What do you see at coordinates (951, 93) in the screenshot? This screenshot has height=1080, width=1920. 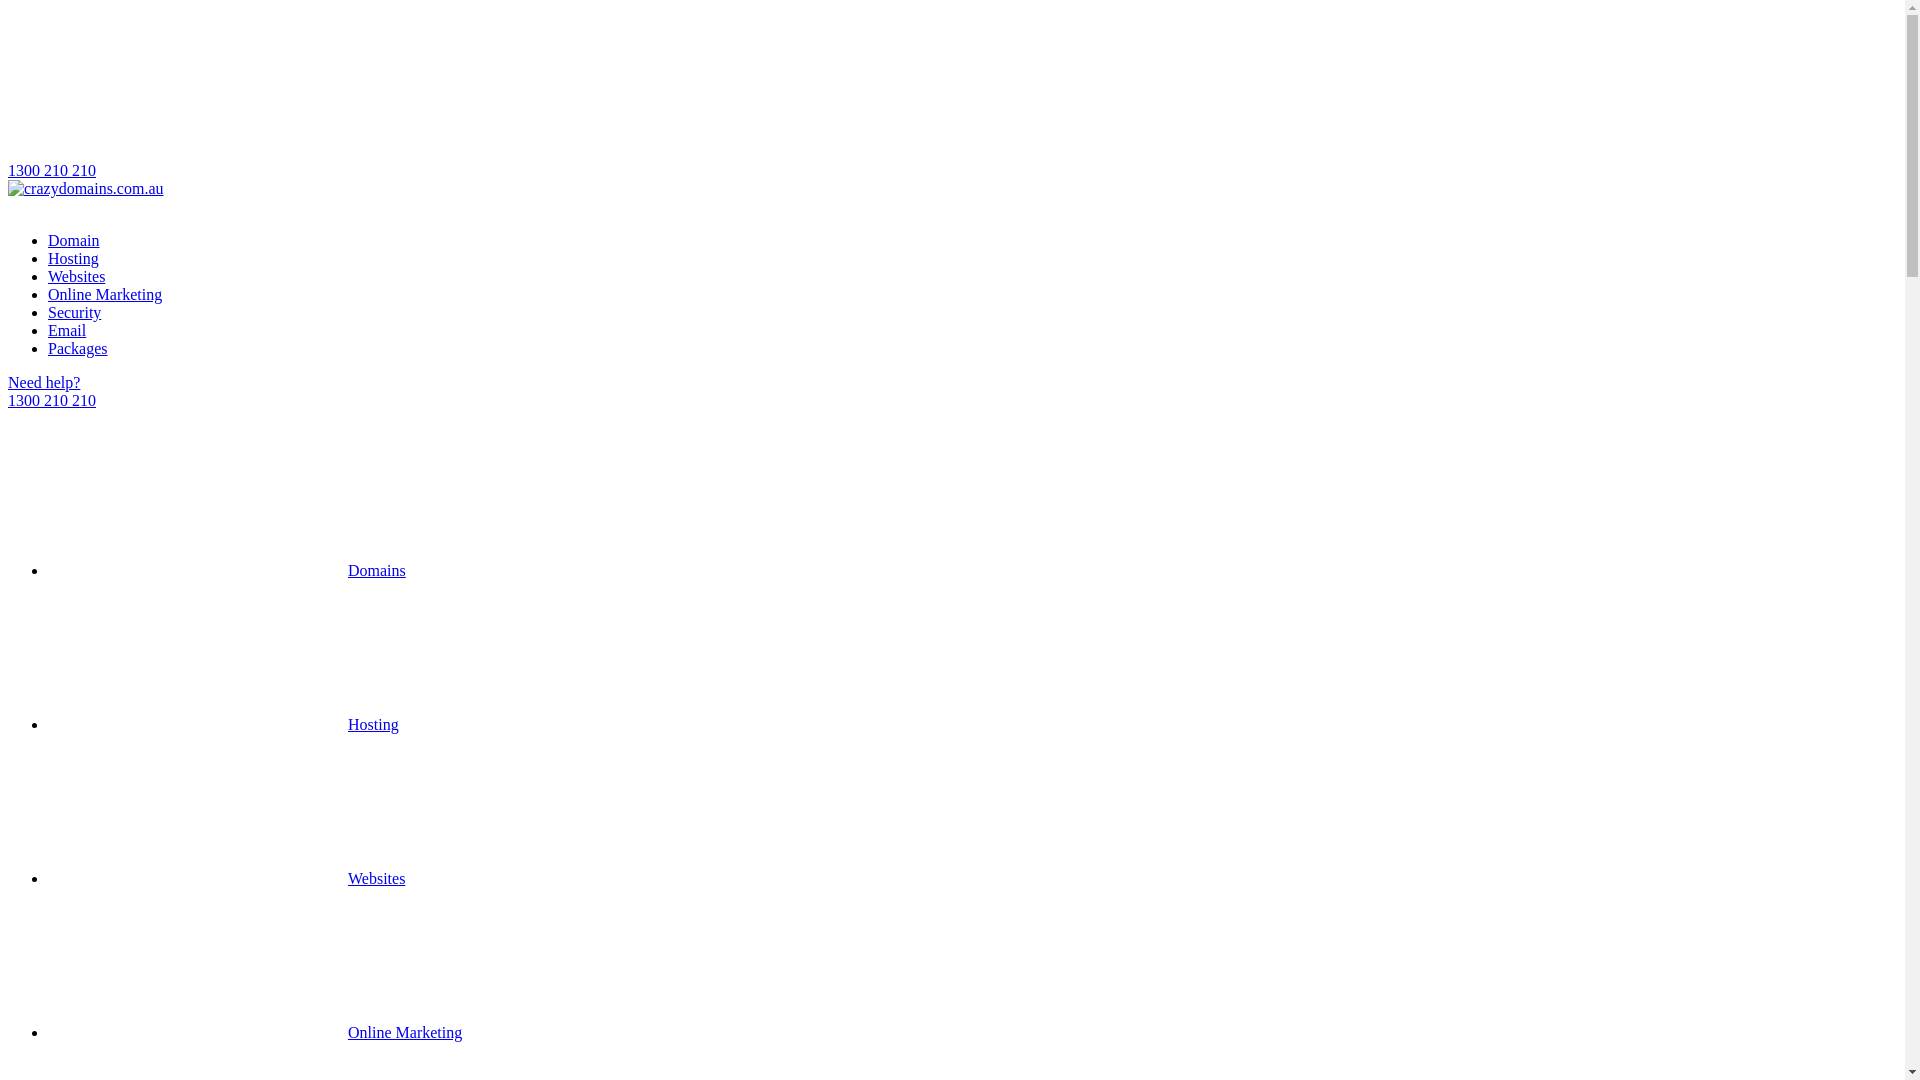 I see `'1300 210 210'` at bounding box center [951, 93].